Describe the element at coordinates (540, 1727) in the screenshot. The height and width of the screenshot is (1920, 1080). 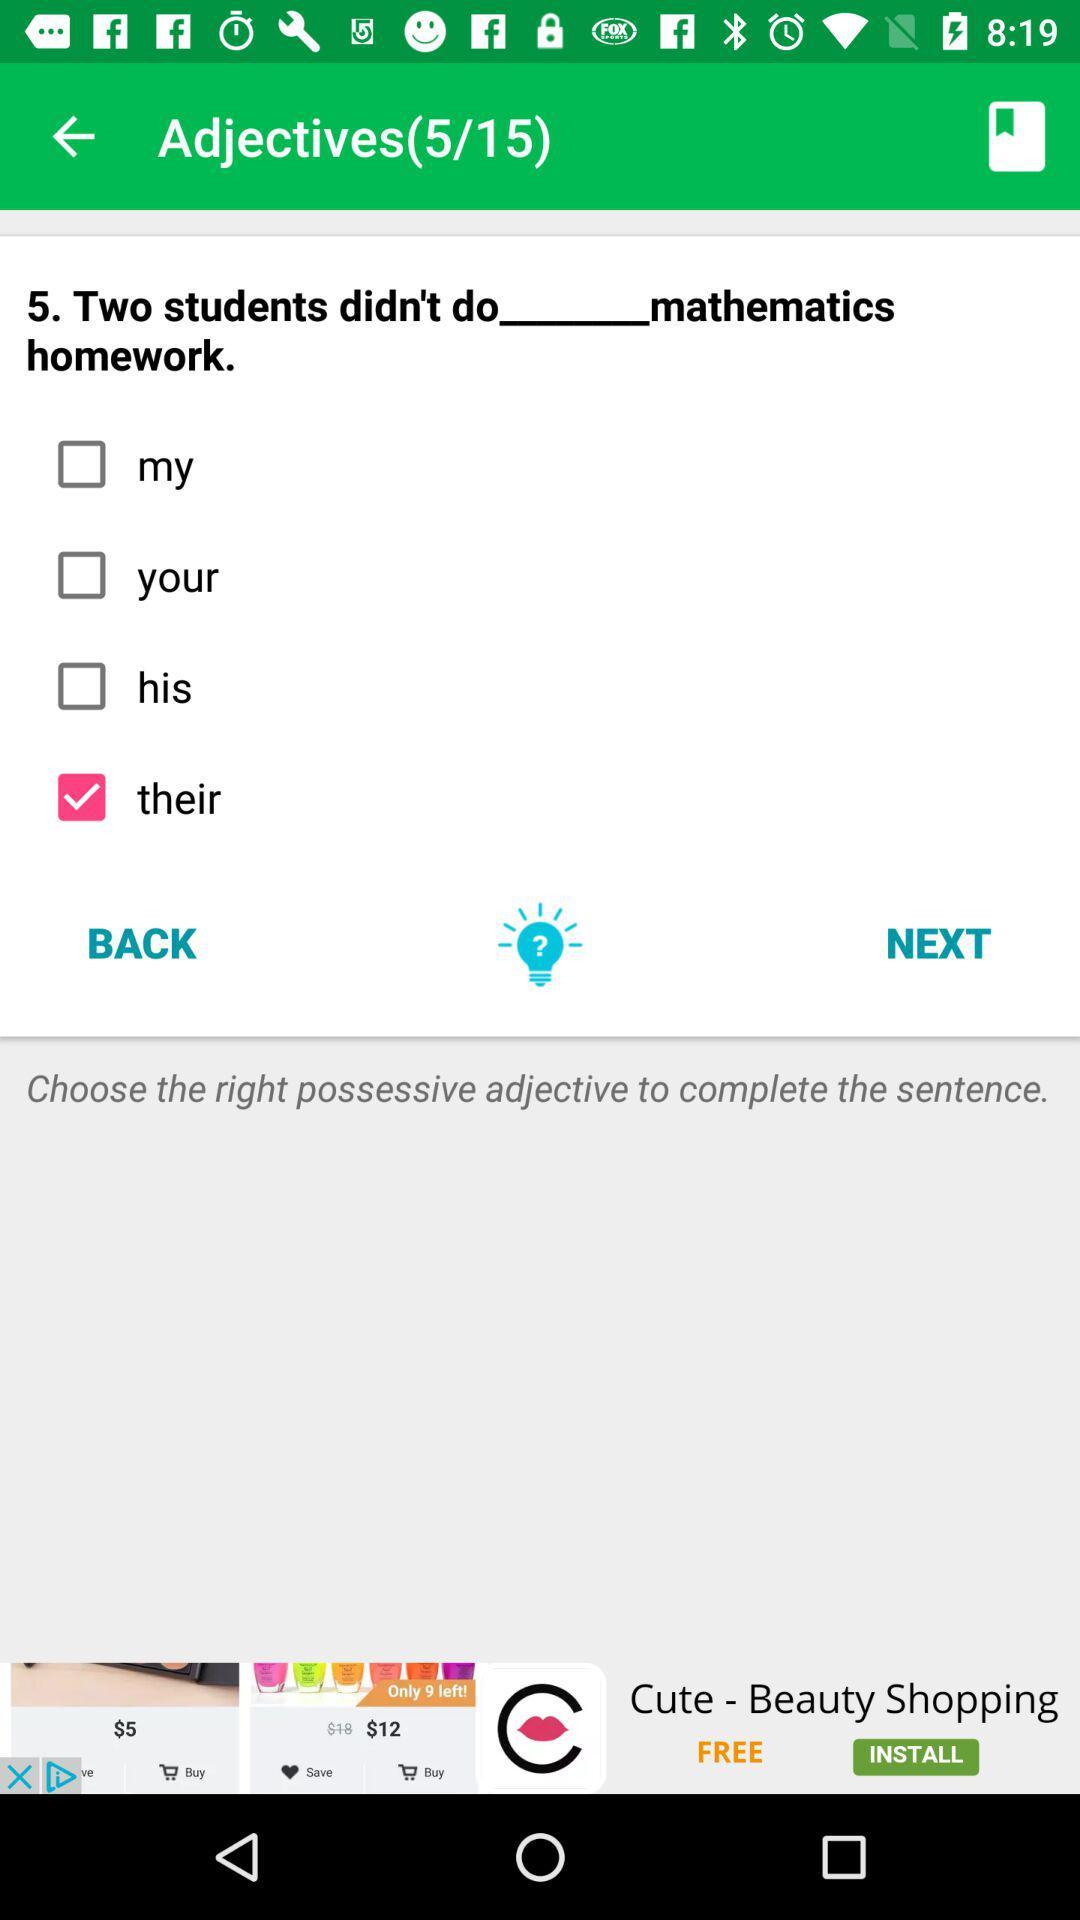
I see `advertisent page` at that location.